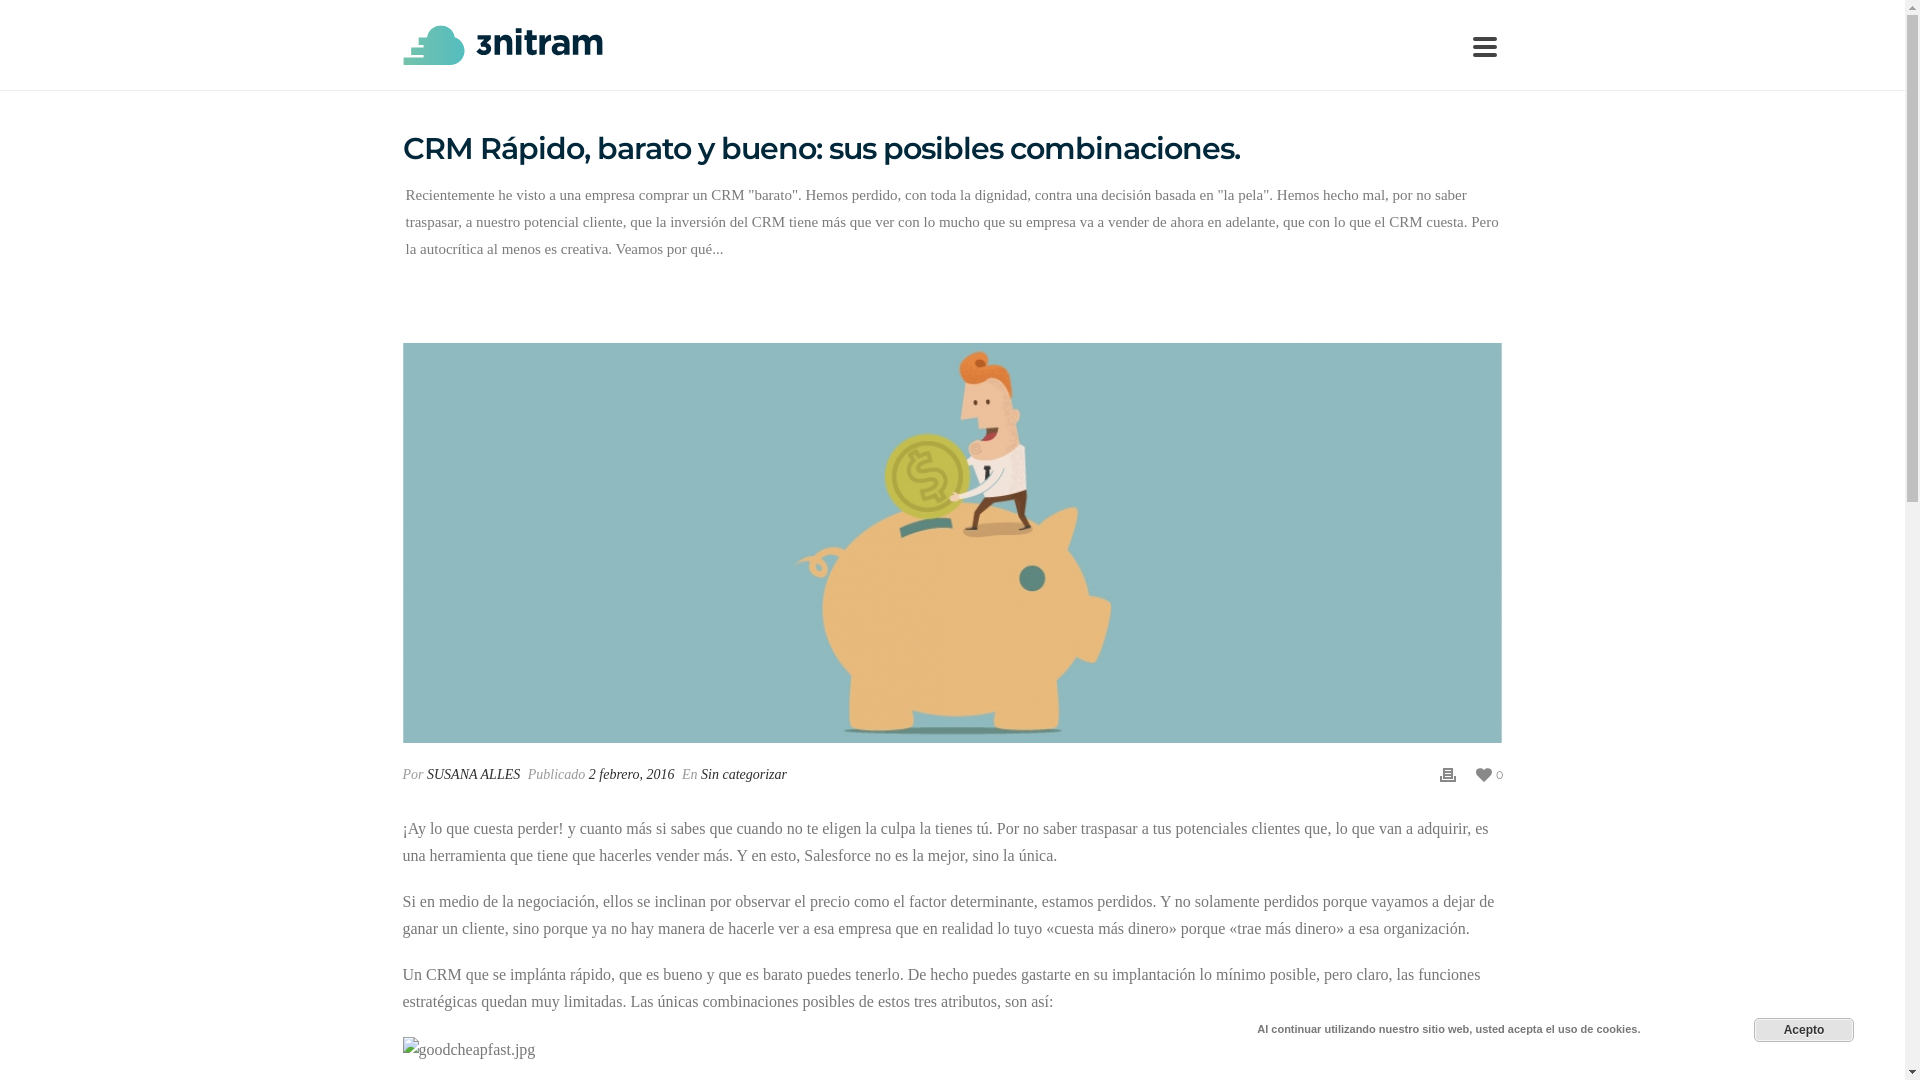  Describe the element at coordinates (1448, 773) in the screenshot. I see `'Print'` at that location.